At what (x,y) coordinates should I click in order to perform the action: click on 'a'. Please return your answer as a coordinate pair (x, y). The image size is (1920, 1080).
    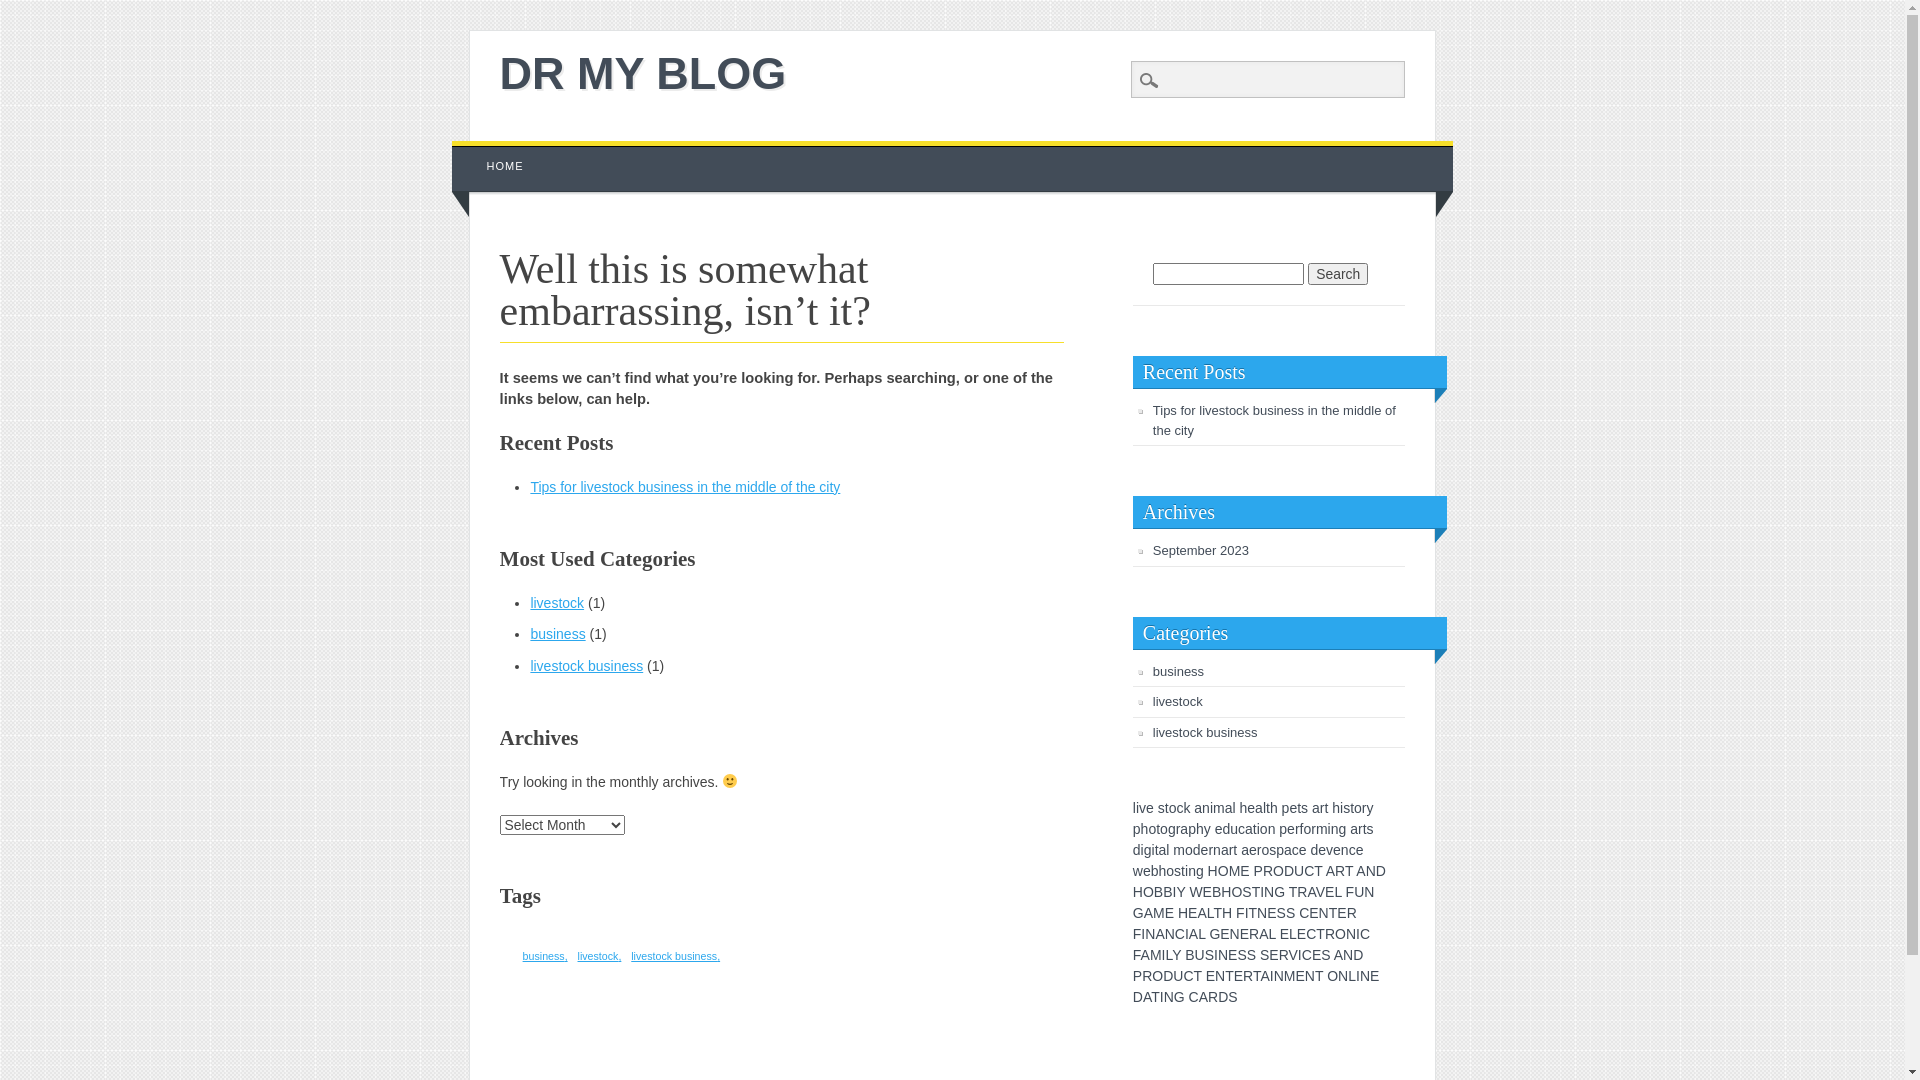
    Looking at the image, I should click on (1223, 849).